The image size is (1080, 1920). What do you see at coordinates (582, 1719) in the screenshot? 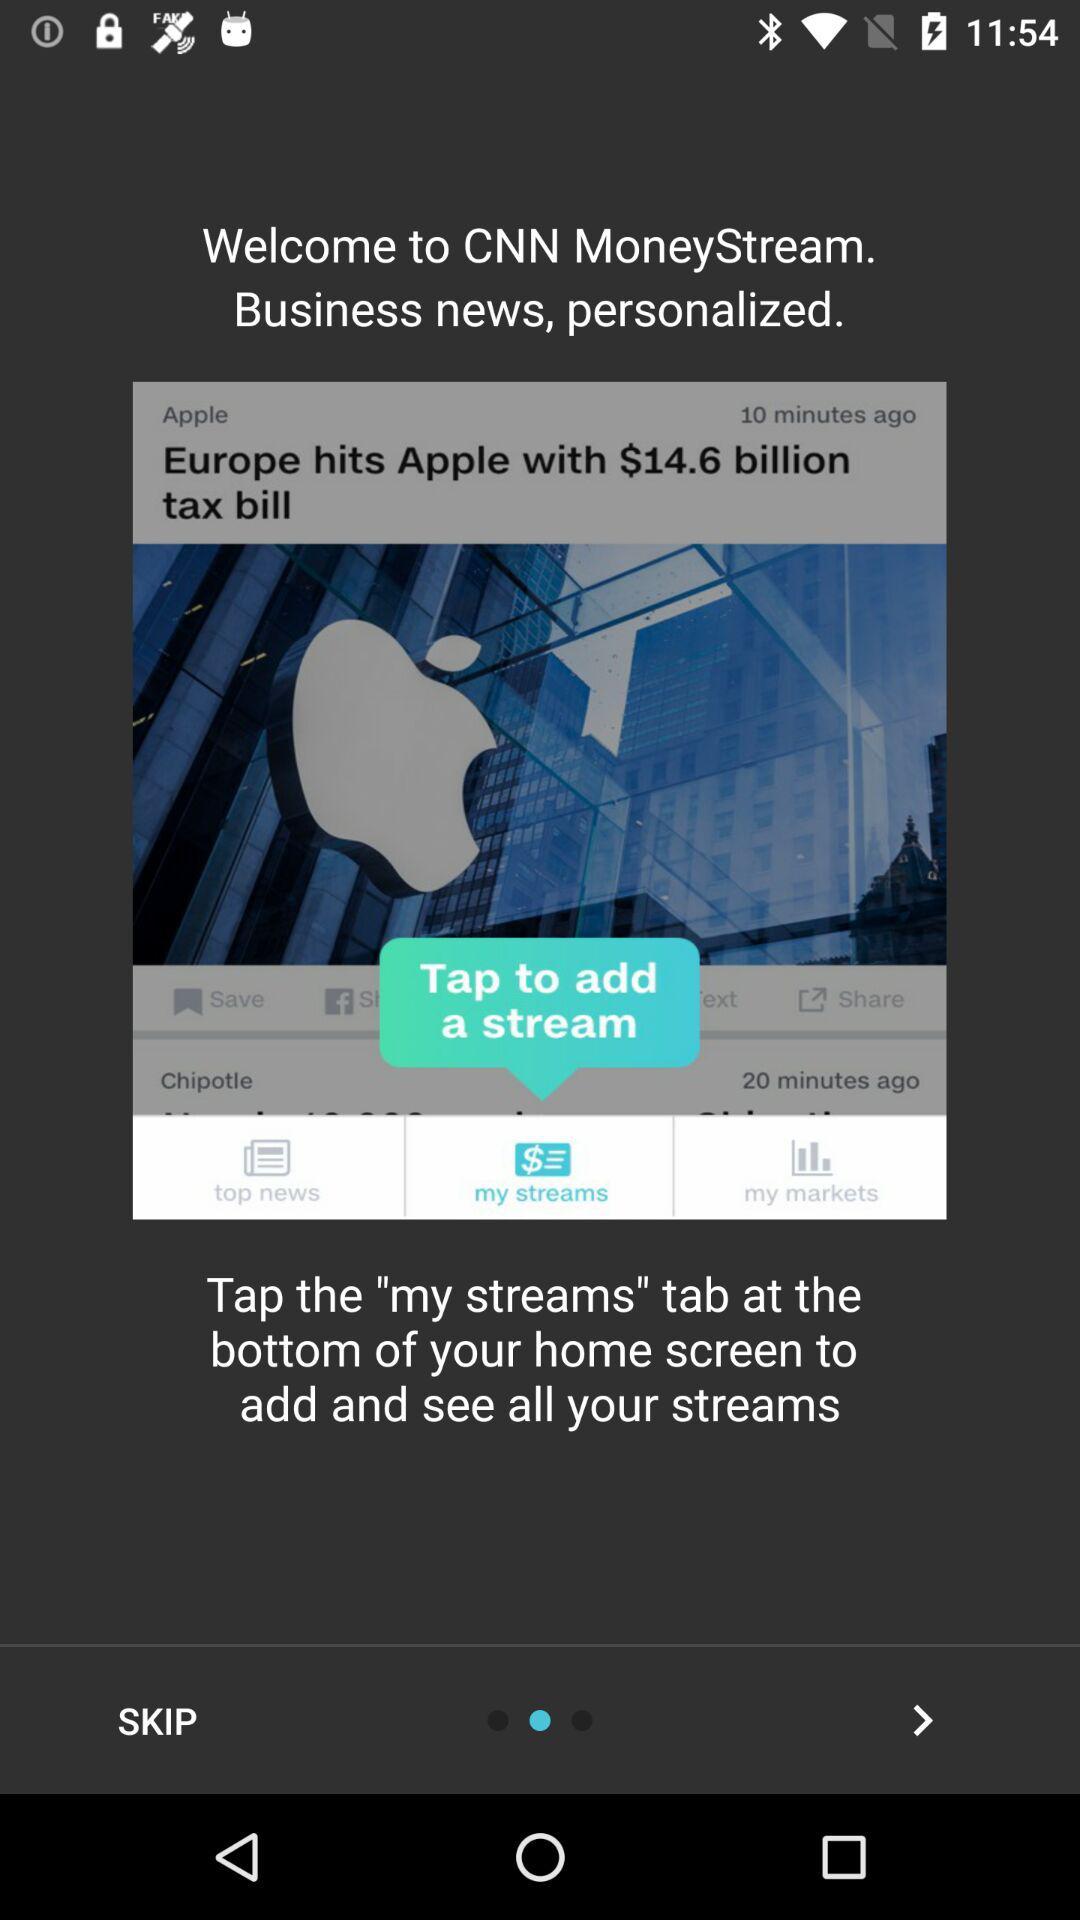
I see `advance option` at bounding box center [582, 1719].